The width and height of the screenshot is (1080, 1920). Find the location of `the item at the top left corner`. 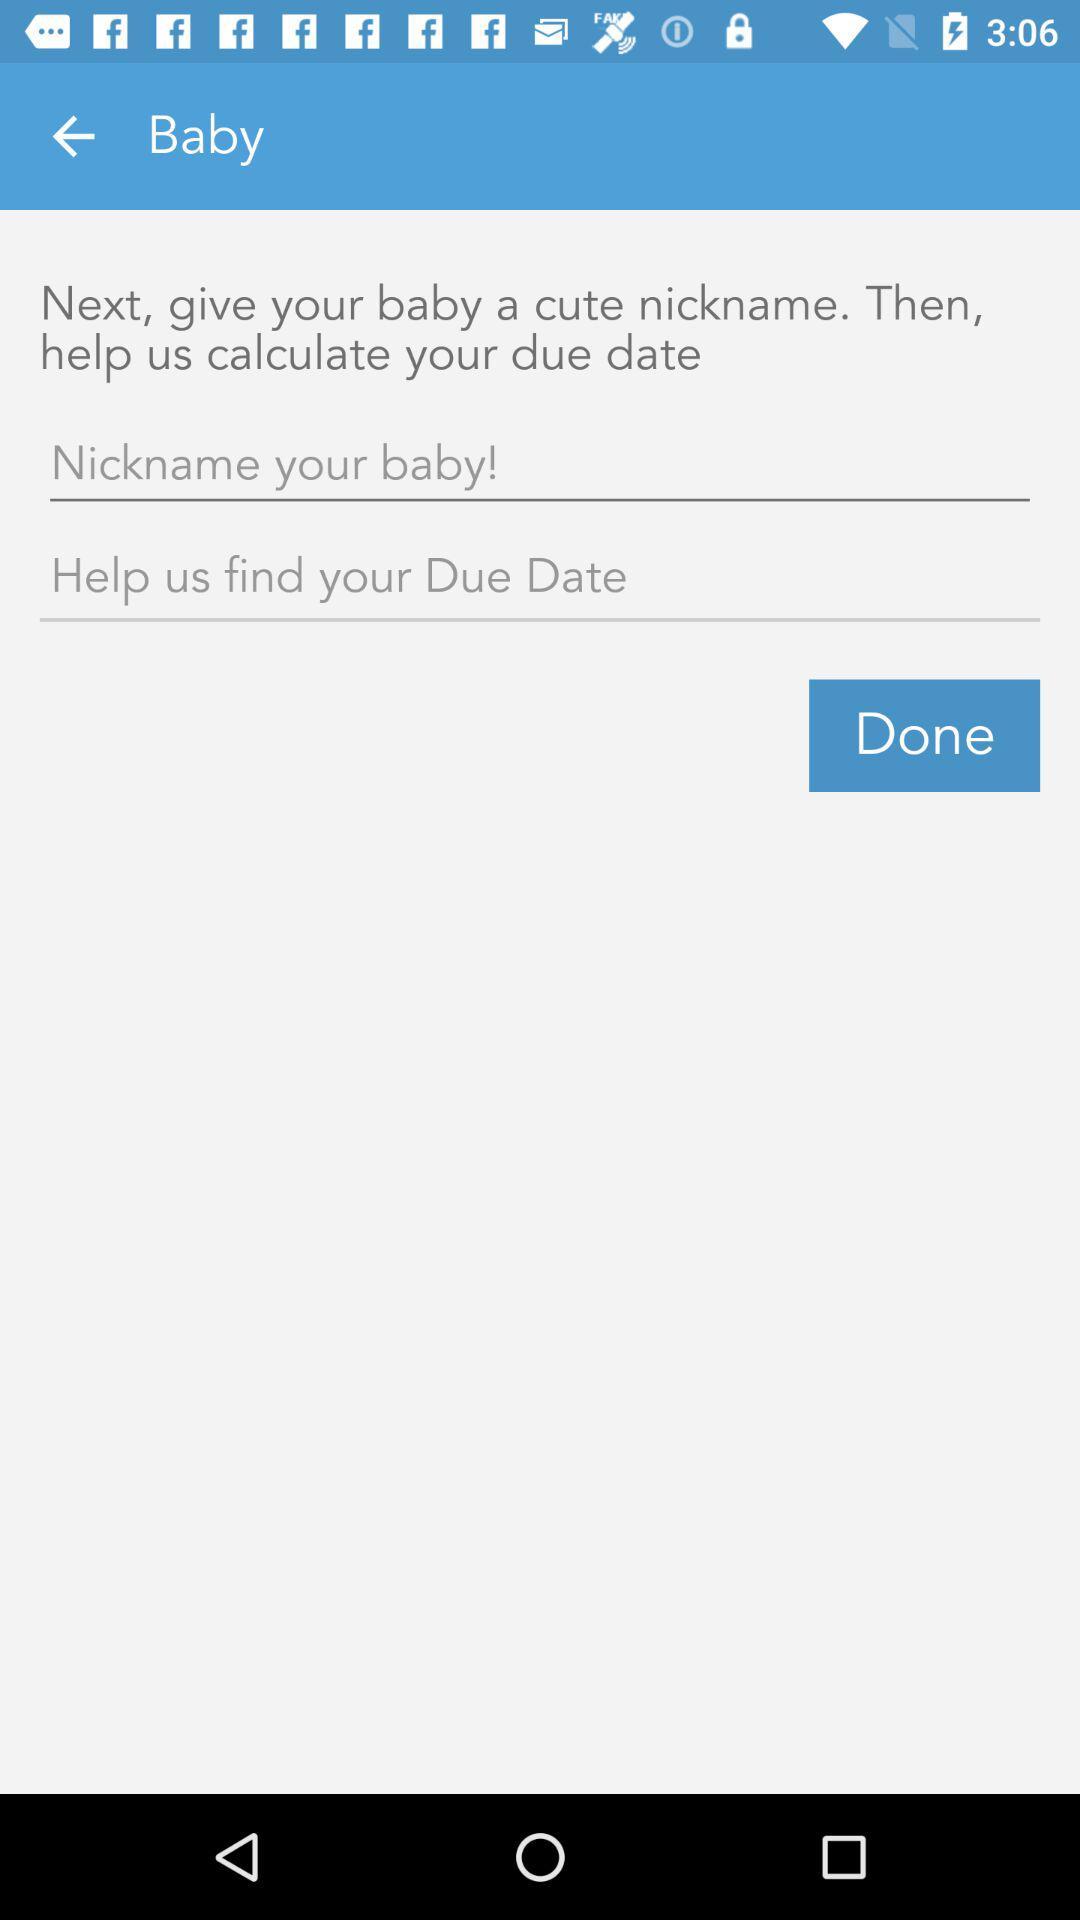

the item at the top left corner is located at coordinates (72, 135).